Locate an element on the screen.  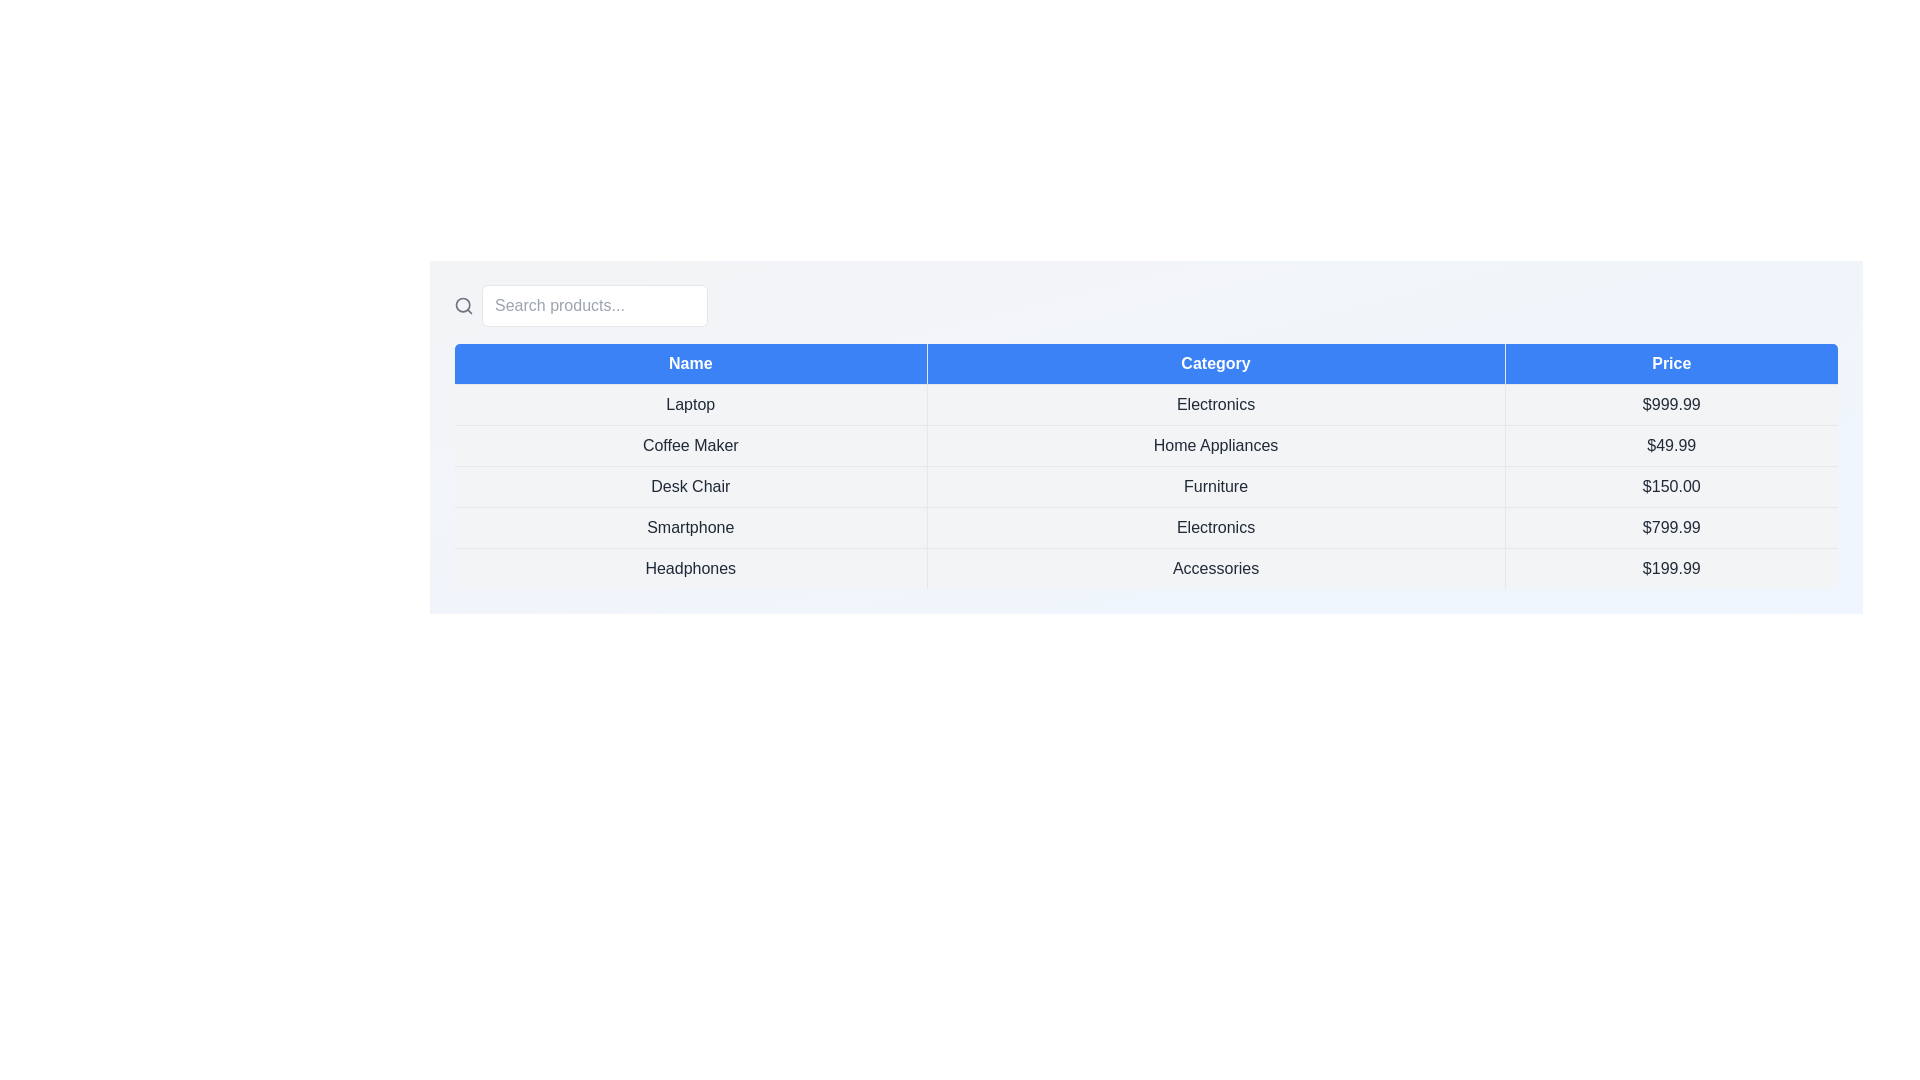
text displayed in the Text Display element located in the right-most column titled 'Price' in the first row of the table, which shows the value '$999.99' is located at coordinates (1671, 405).